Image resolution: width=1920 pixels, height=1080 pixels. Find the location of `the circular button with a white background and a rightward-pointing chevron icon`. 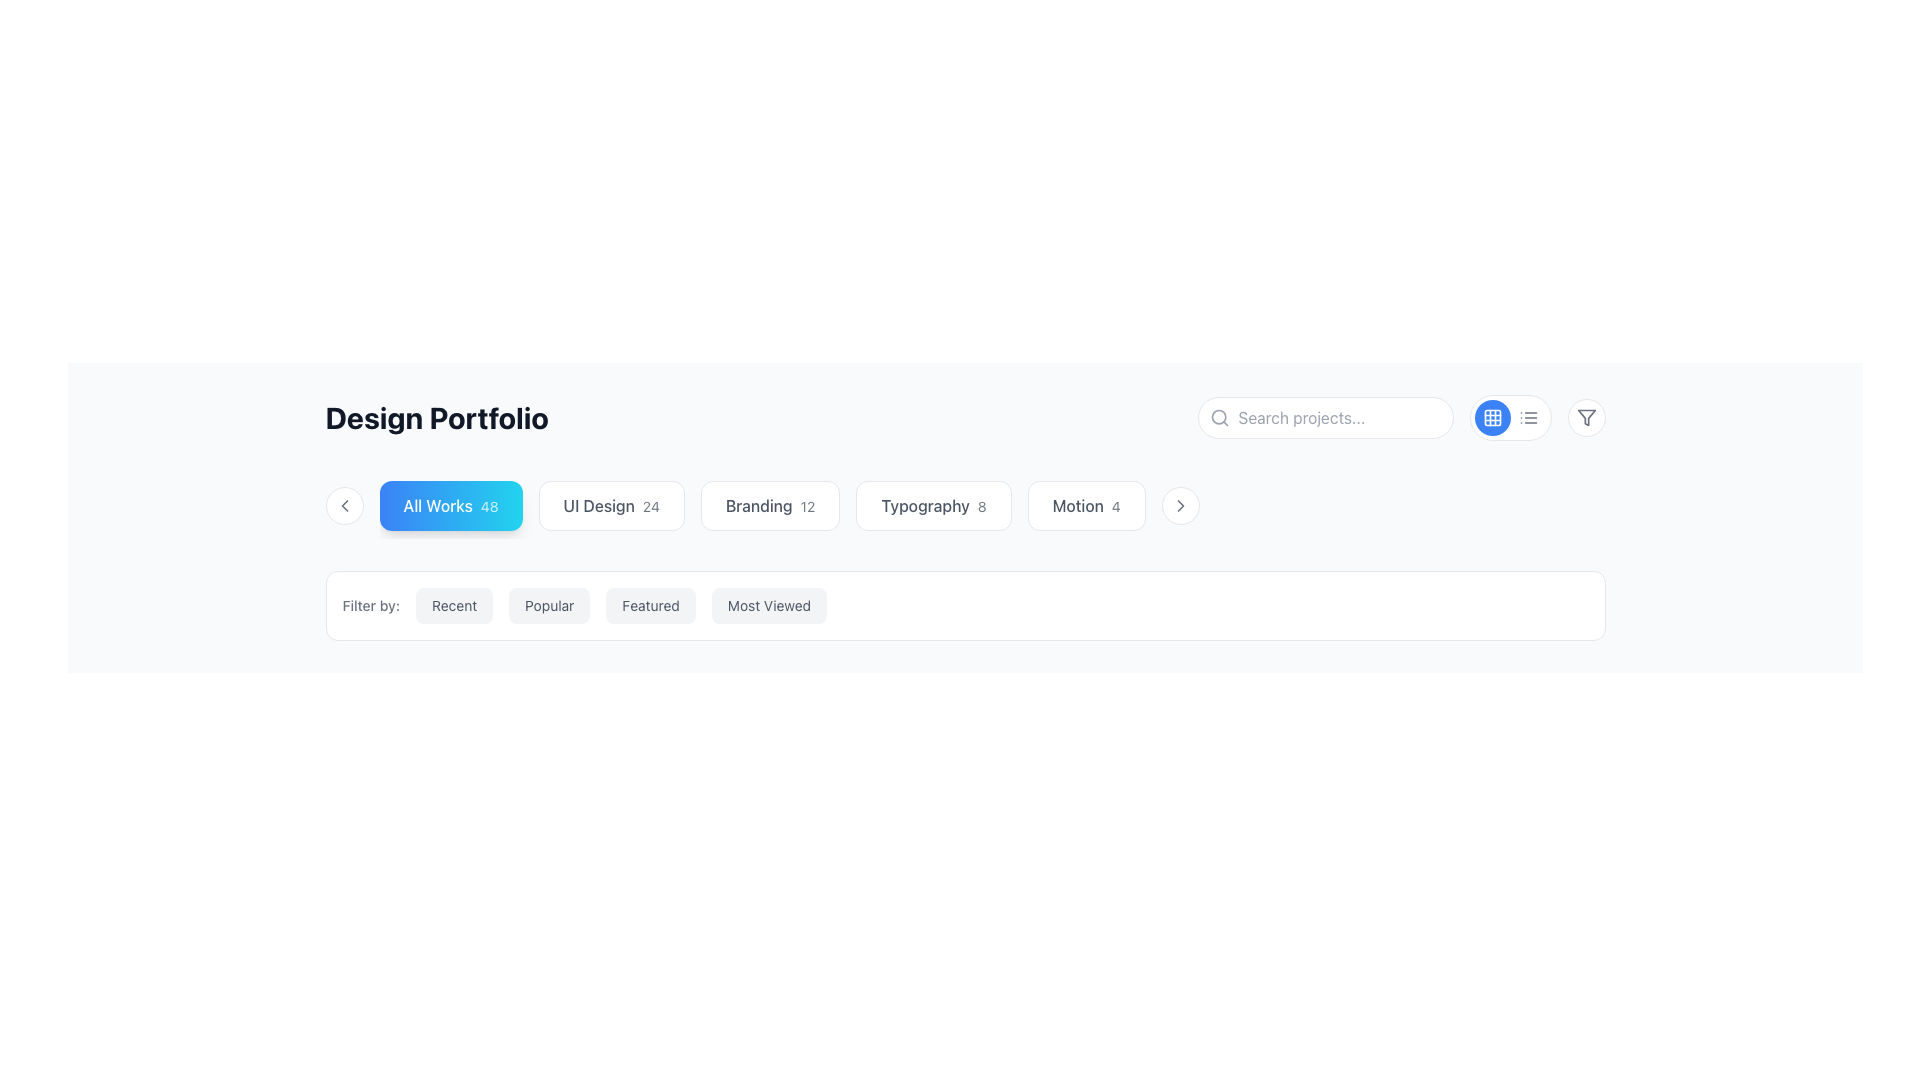

the circular button with a white background and a rightward-pointing chevron icon is located at coordinates (1180, 504).